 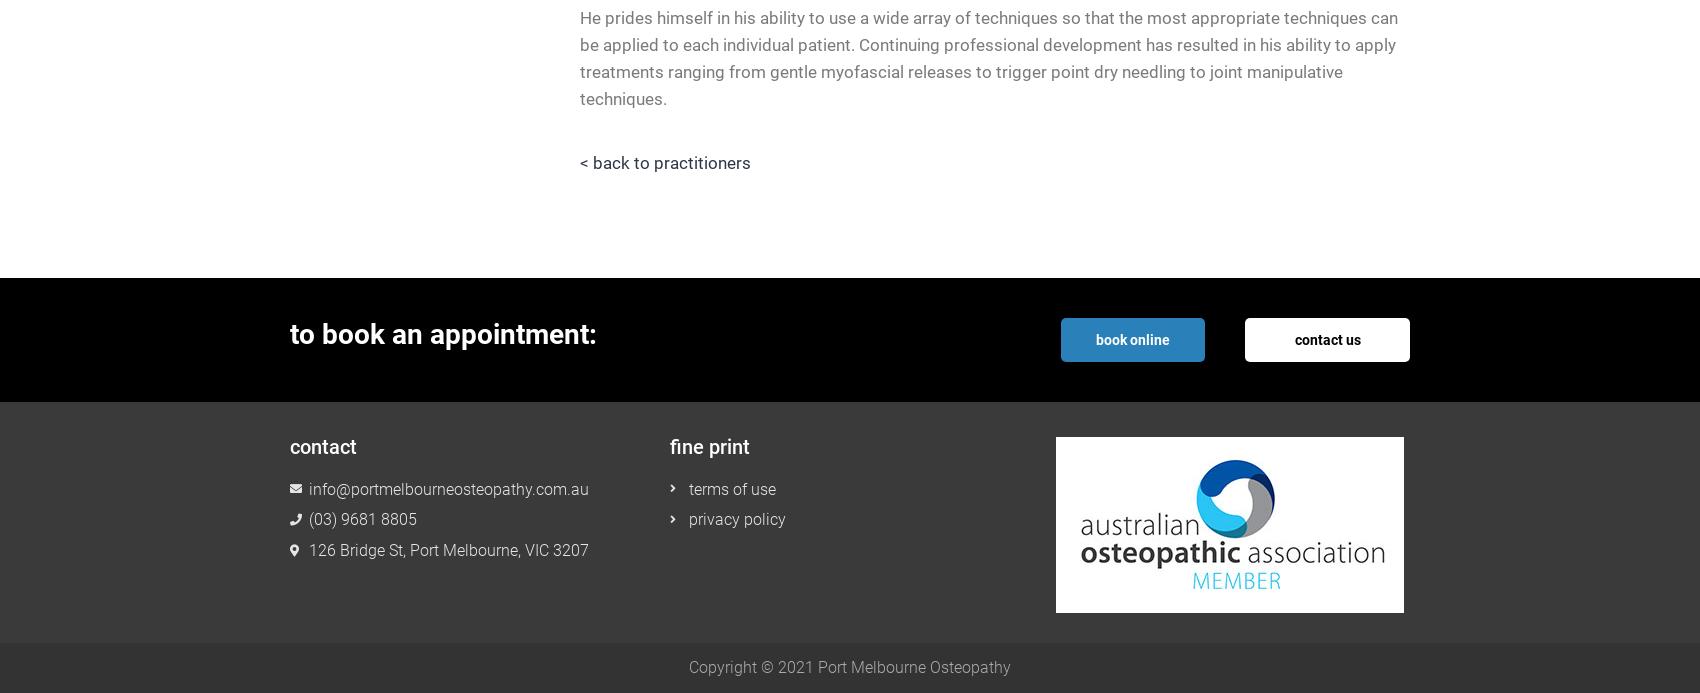 What do you see at coordinates (736, 519) in the screenshot?
I see `'privacy policy'` at bounding box center [736, 519].